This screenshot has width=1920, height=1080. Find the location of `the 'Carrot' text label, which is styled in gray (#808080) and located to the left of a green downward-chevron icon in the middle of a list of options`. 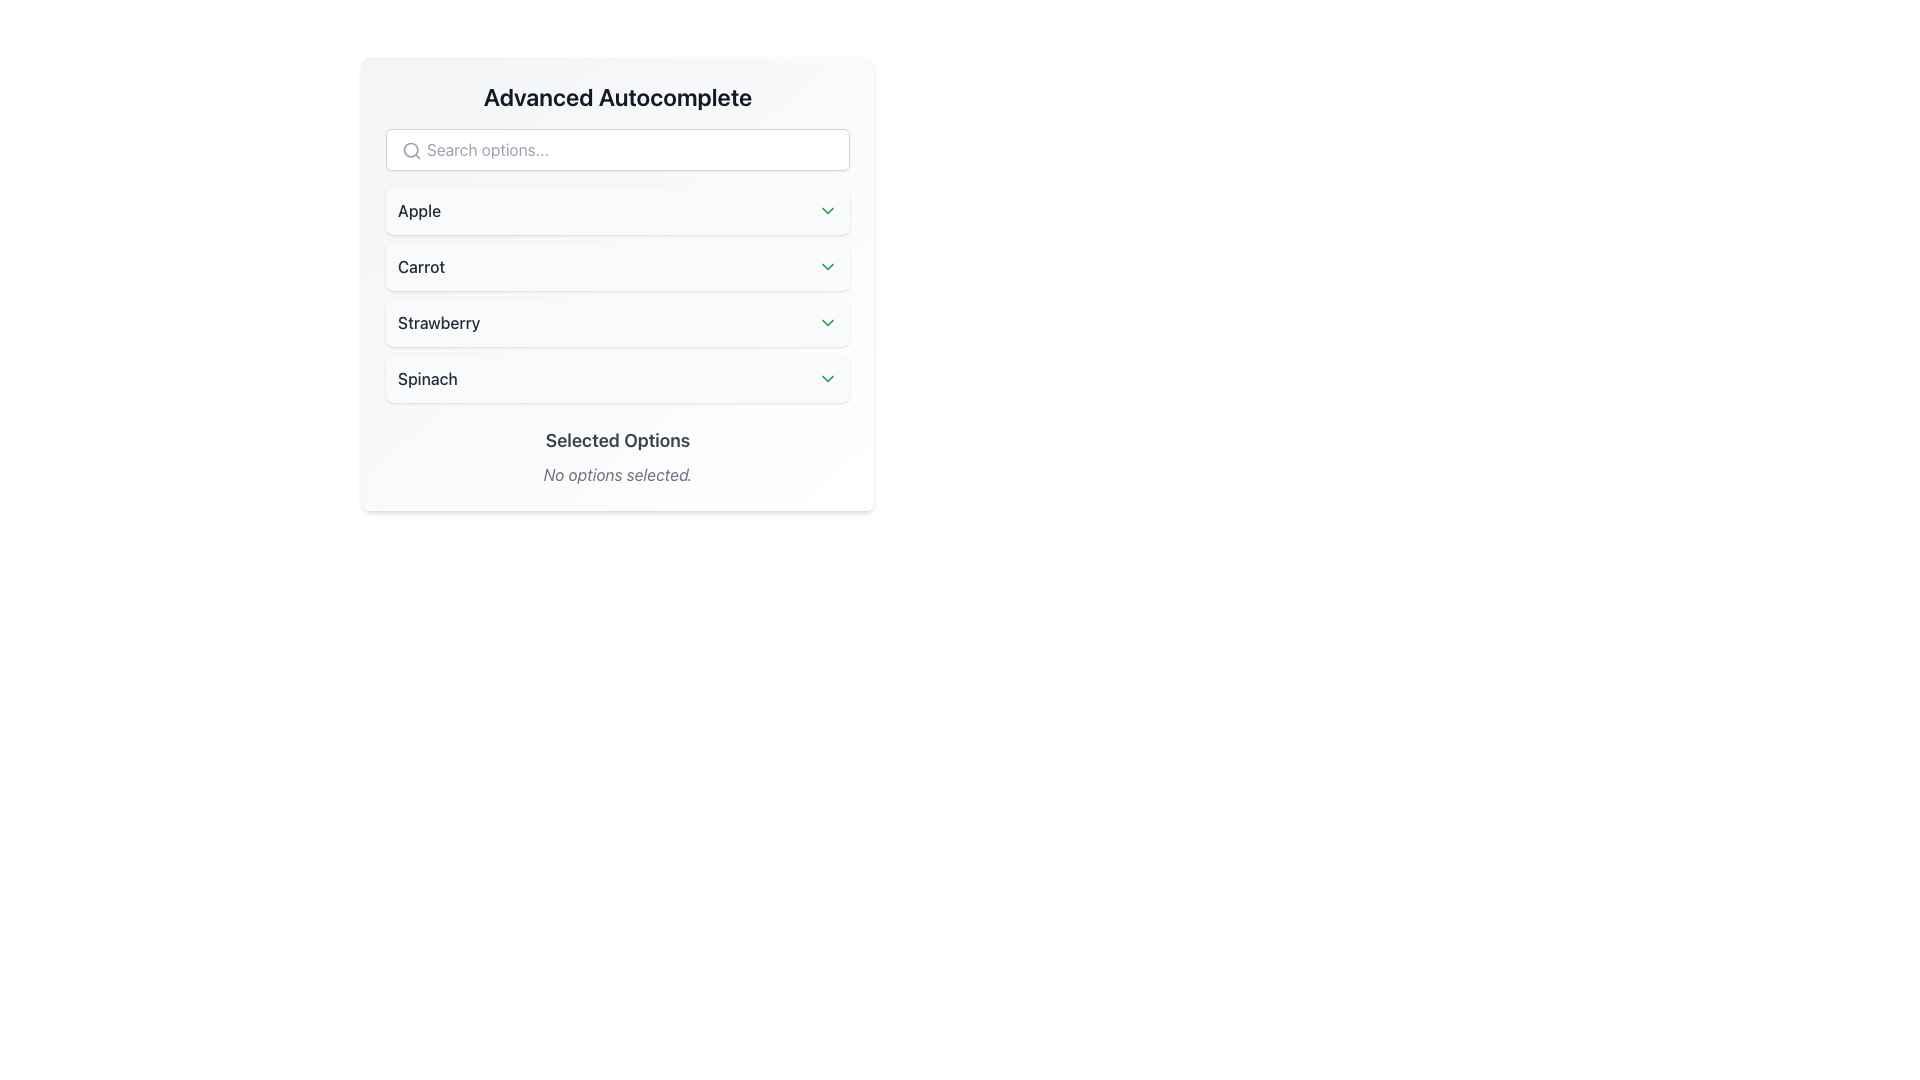

the 'Carrot' text label, which is styled in gray (#808080) and located to the left of a green downward-chevron icon in the middle of a list of options is located at coordinates (420, 265).